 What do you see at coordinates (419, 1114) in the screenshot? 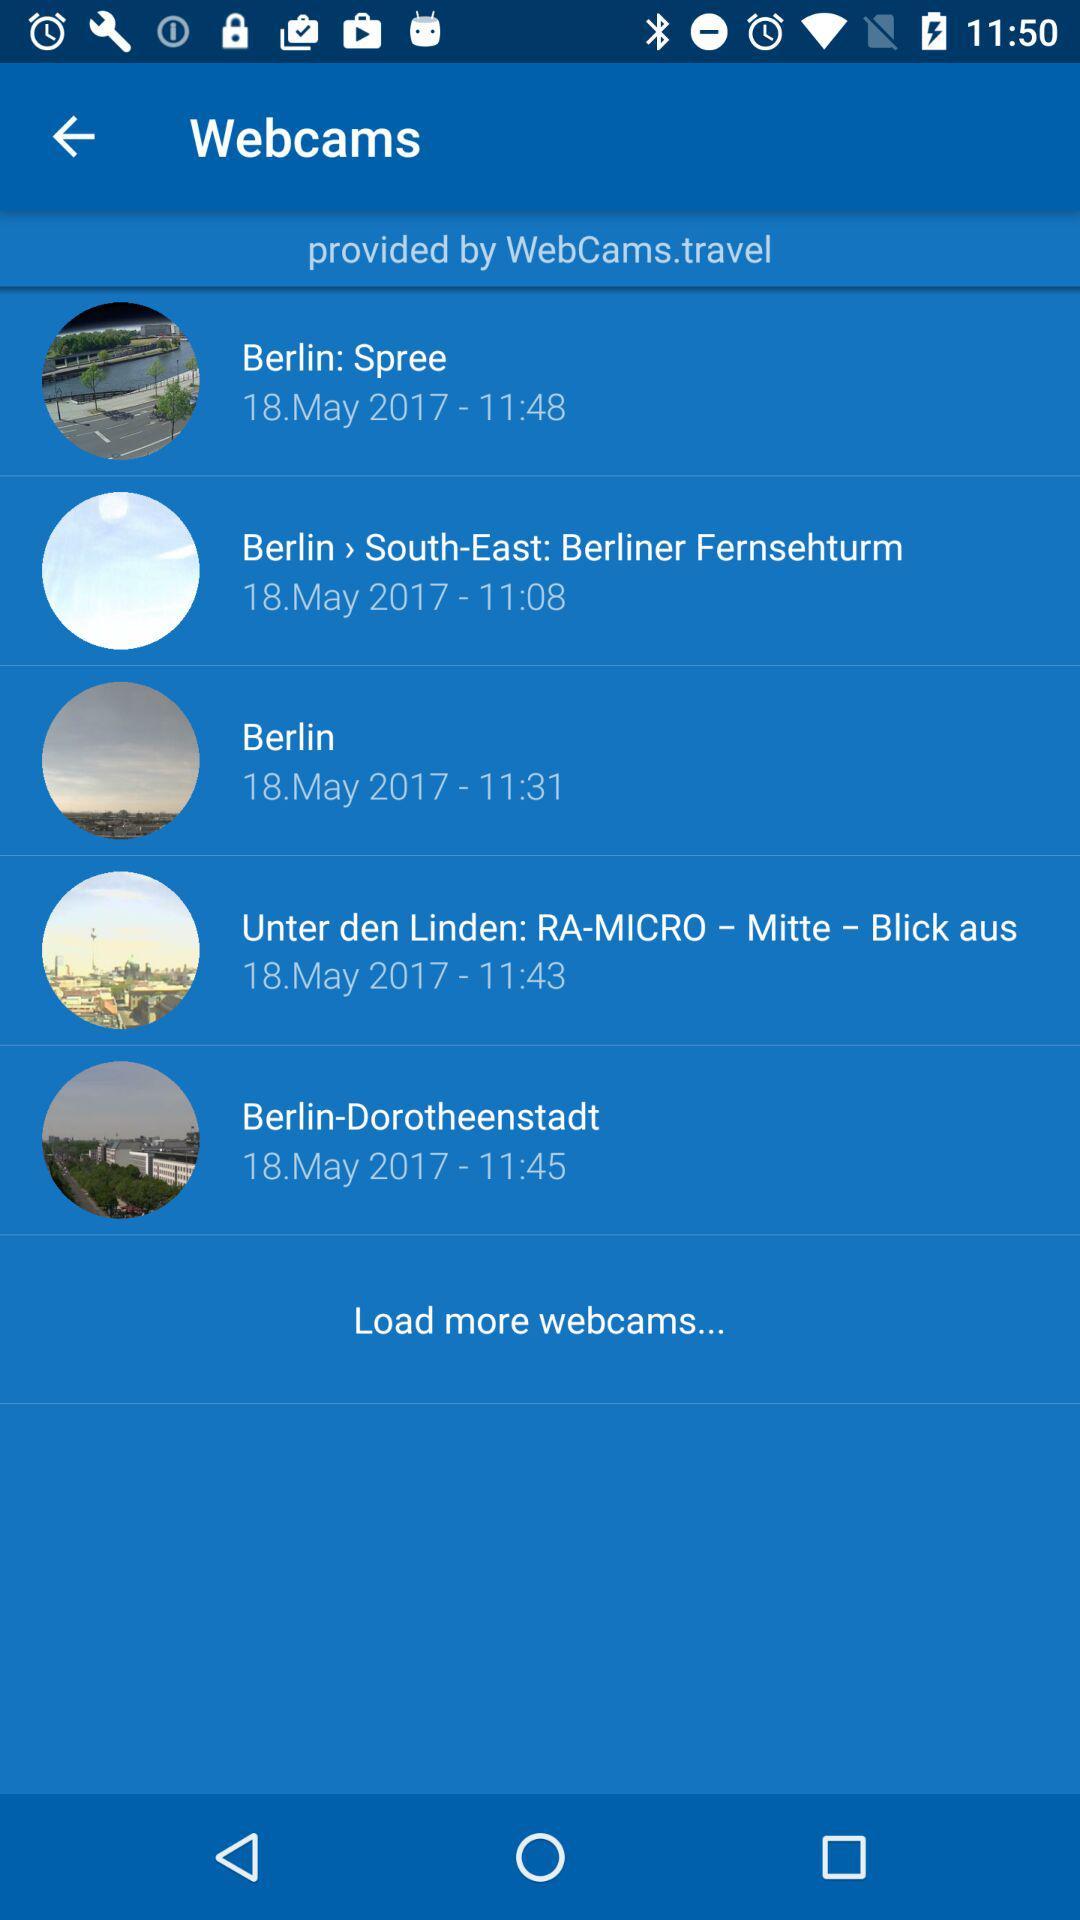
I see `berlin-dorotheenstadt item` at bounding box center [419, 1114].